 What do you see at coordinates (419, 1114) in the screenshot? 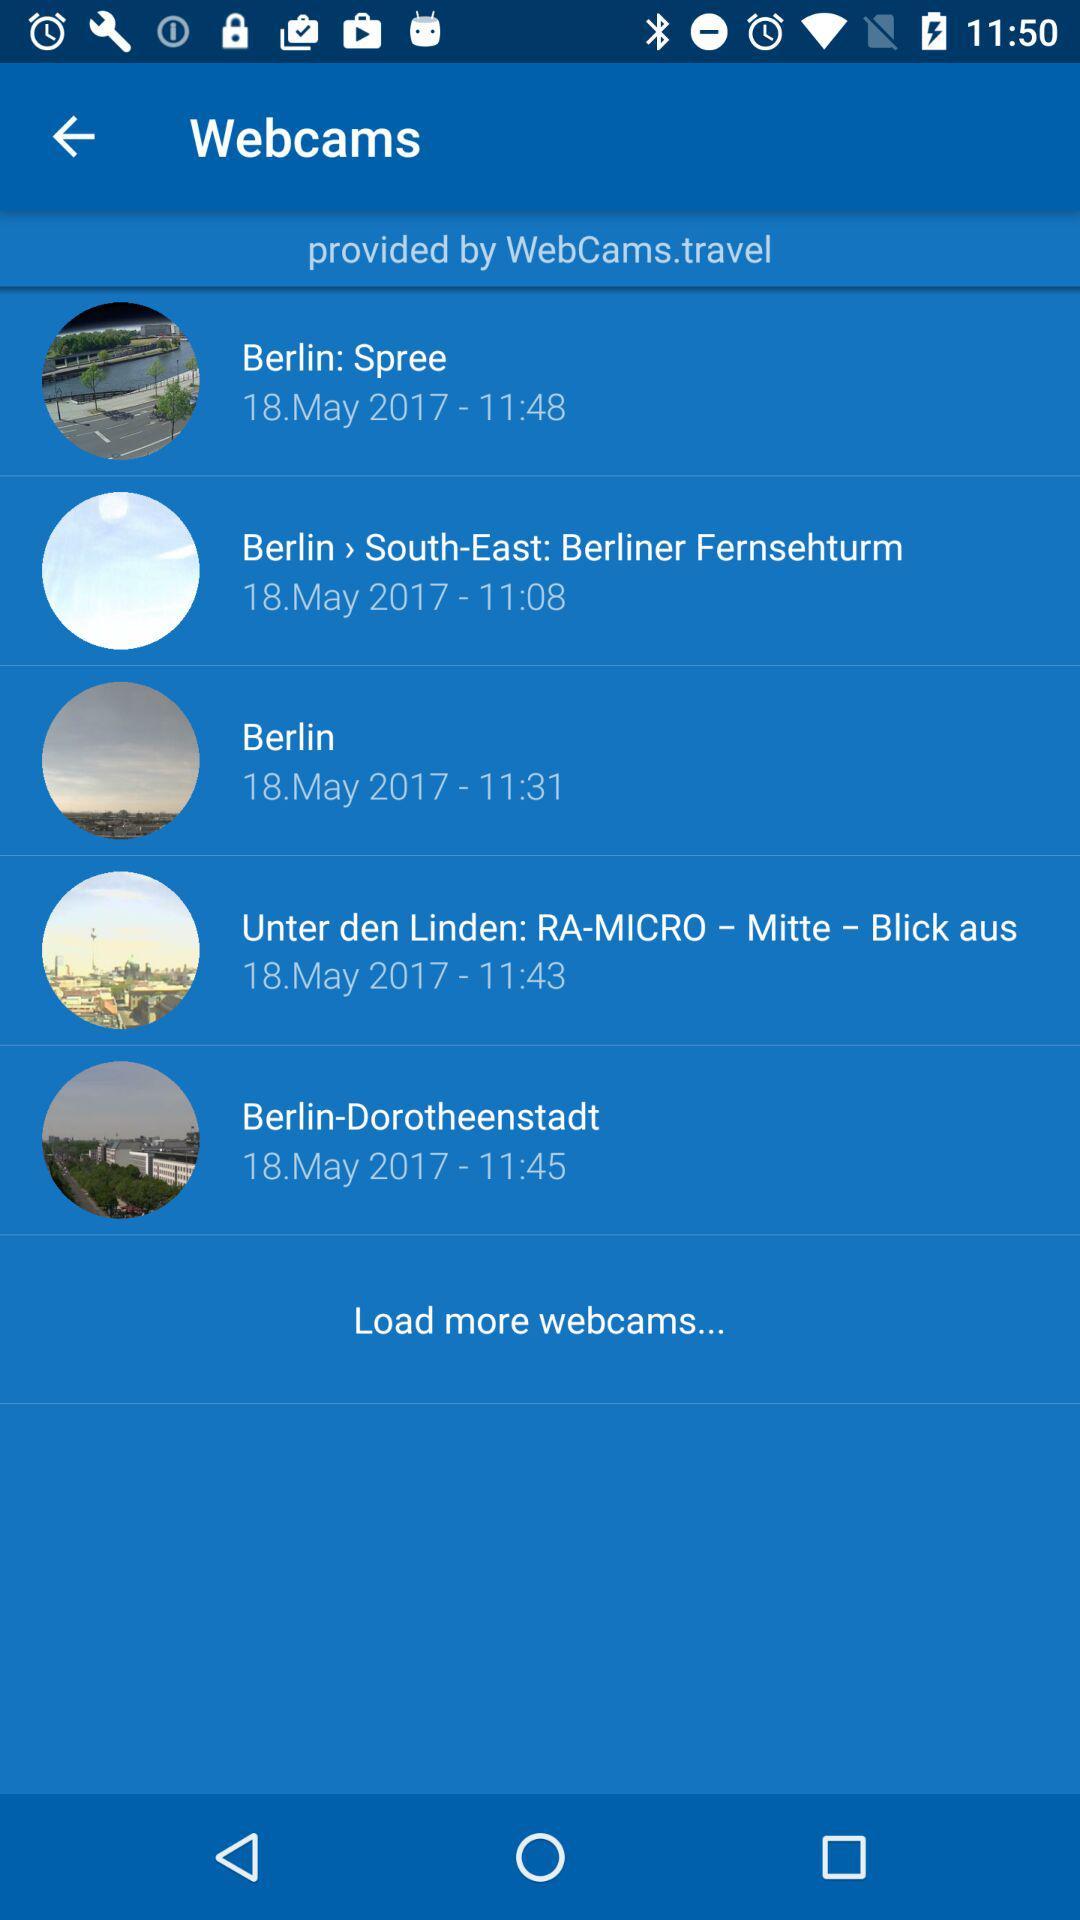
I see `berlin-dorotheenstadt item` at bounding box center [419, 1114].